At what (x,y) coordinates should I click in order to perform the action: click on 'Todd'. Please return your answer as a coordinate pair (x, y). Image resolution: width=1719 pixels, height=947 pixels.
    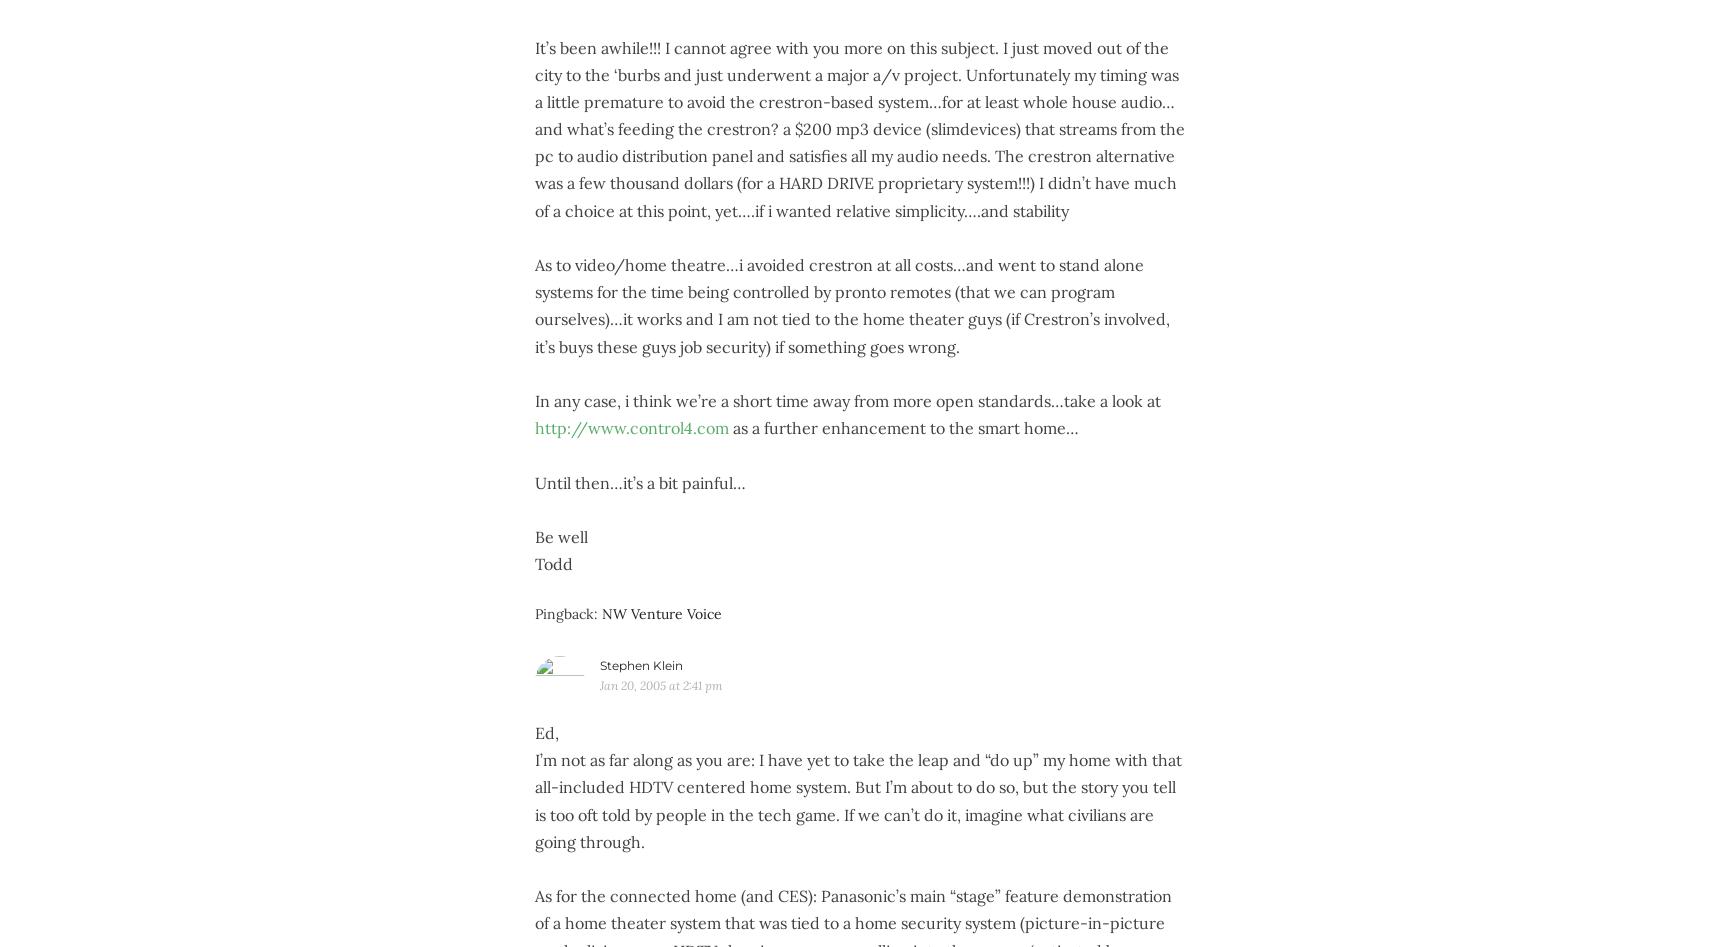
    Looking at the image, I should click on (553, 563).